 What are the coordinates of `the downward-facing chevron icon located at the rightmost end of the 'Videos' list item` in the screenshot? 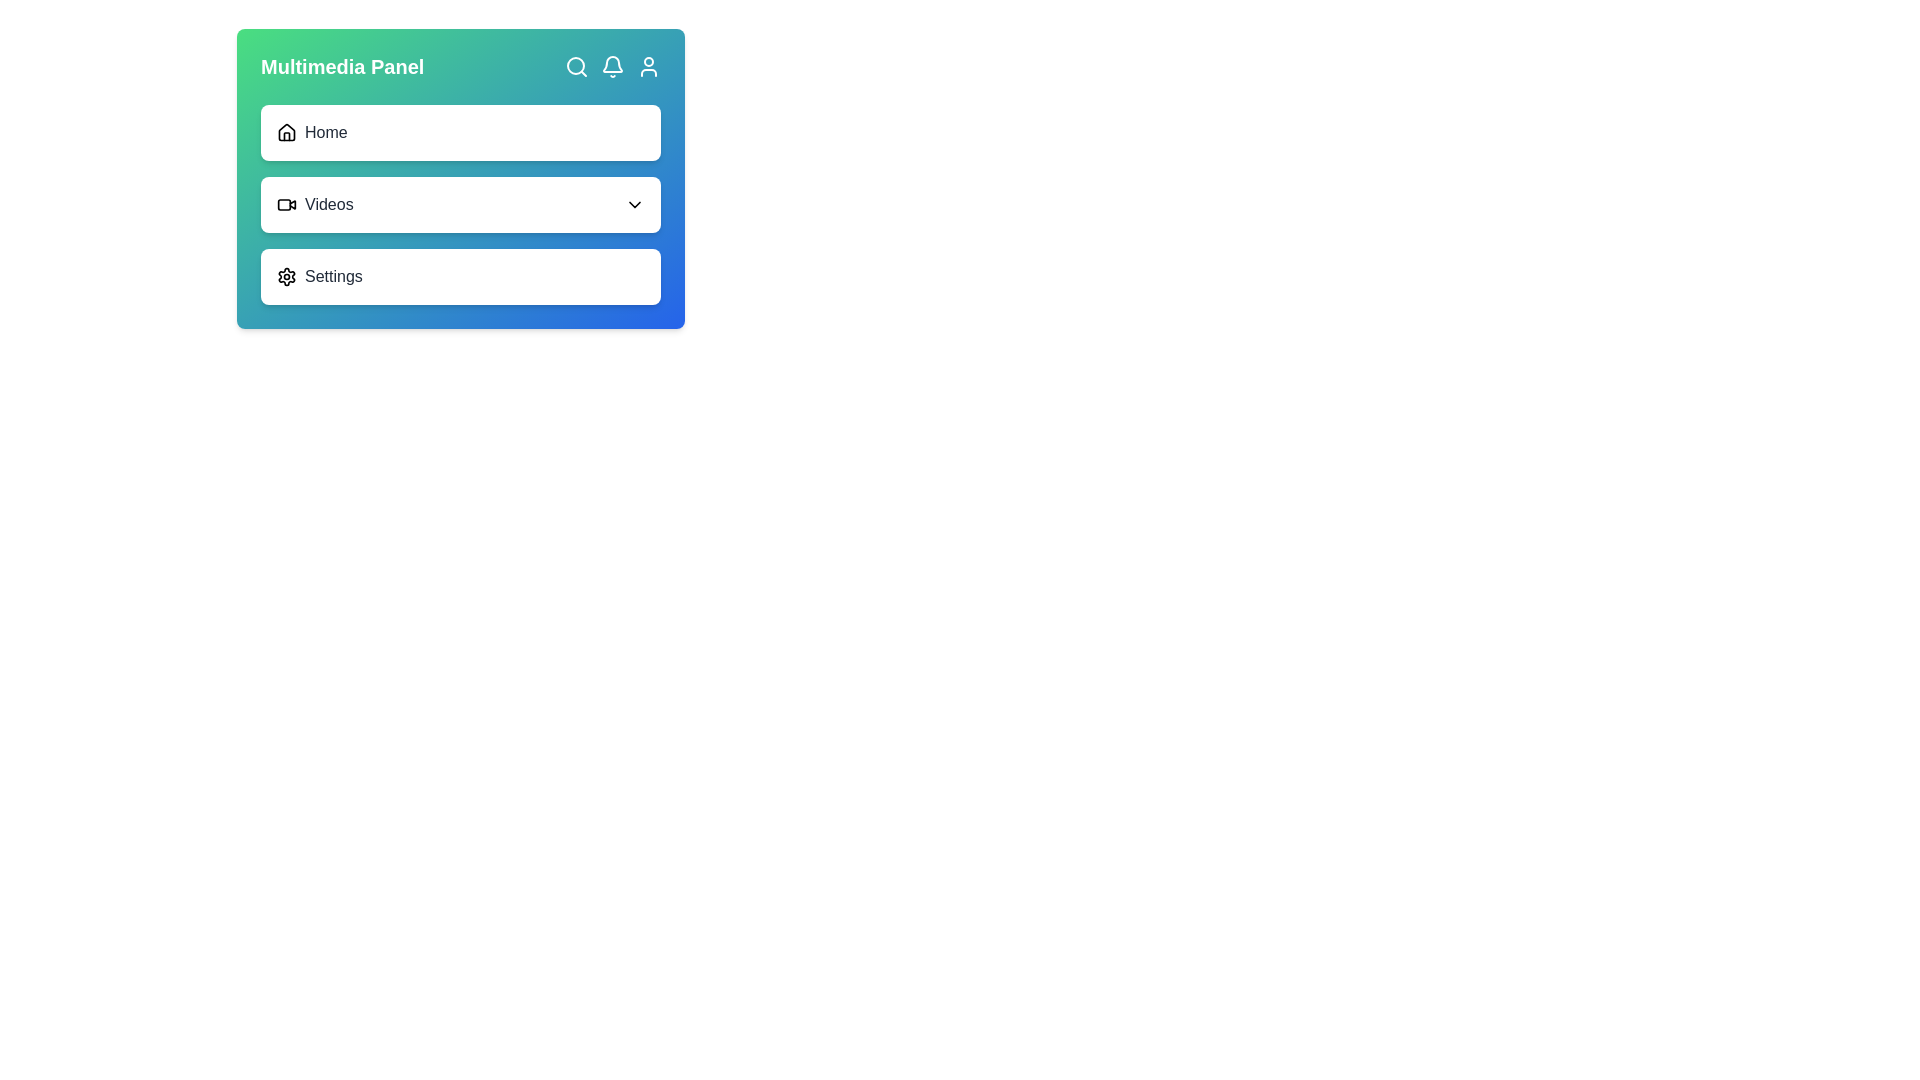 It's located at (633, 204).